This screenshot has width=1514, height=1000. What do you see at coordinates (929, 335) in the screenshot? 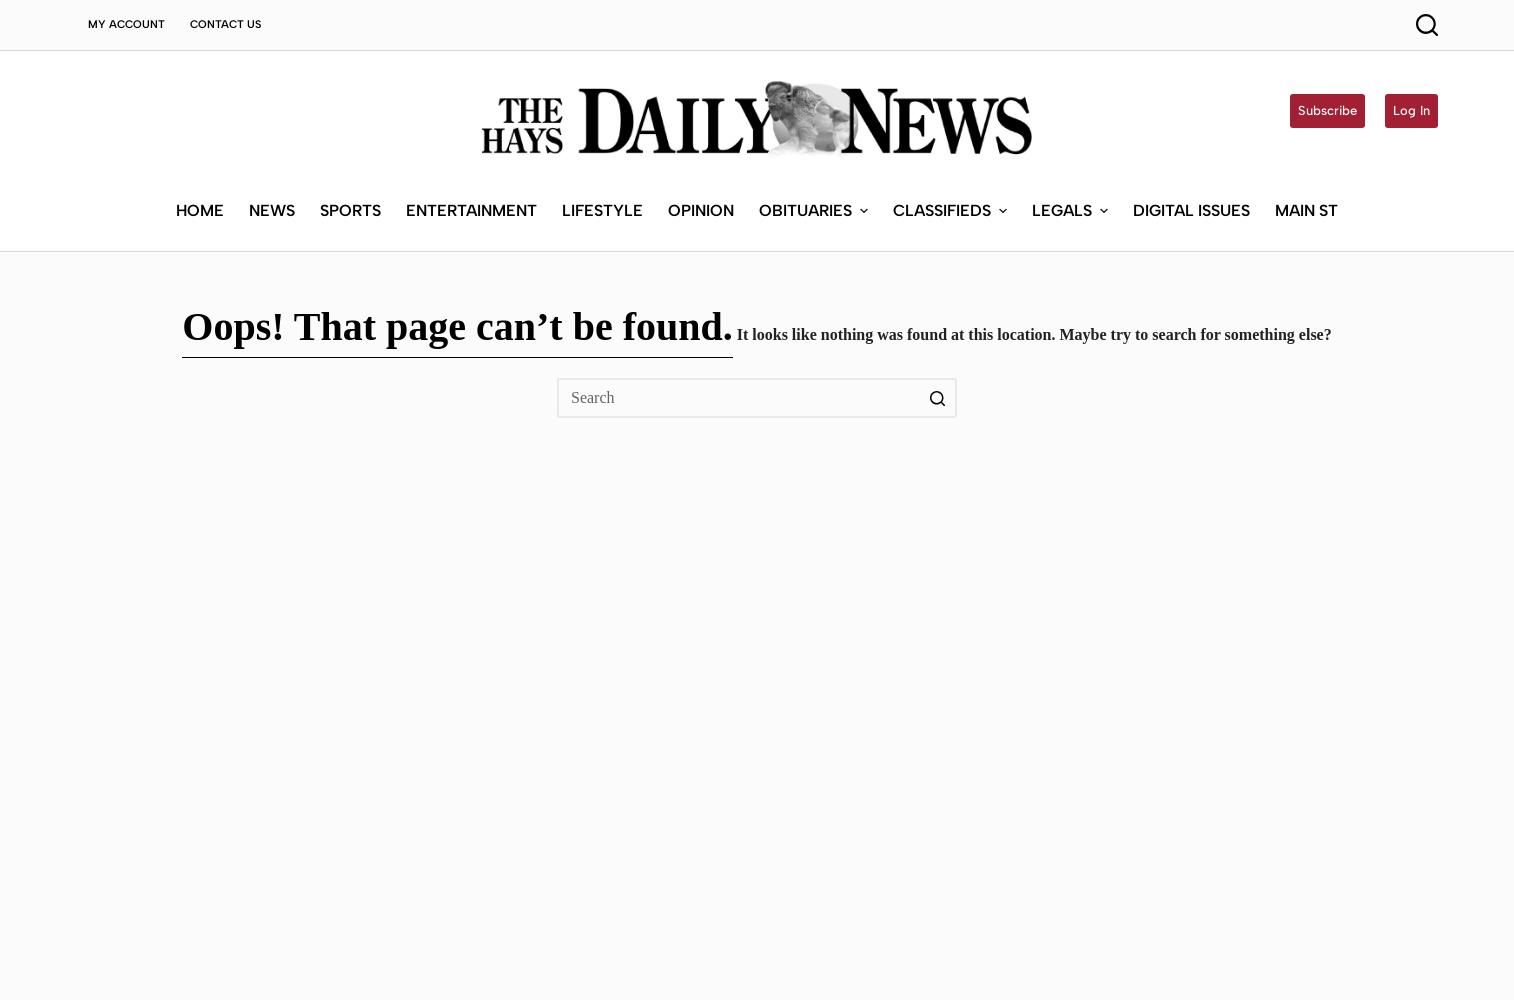
I see `'Job Board'` at bounding box center [929, 335].